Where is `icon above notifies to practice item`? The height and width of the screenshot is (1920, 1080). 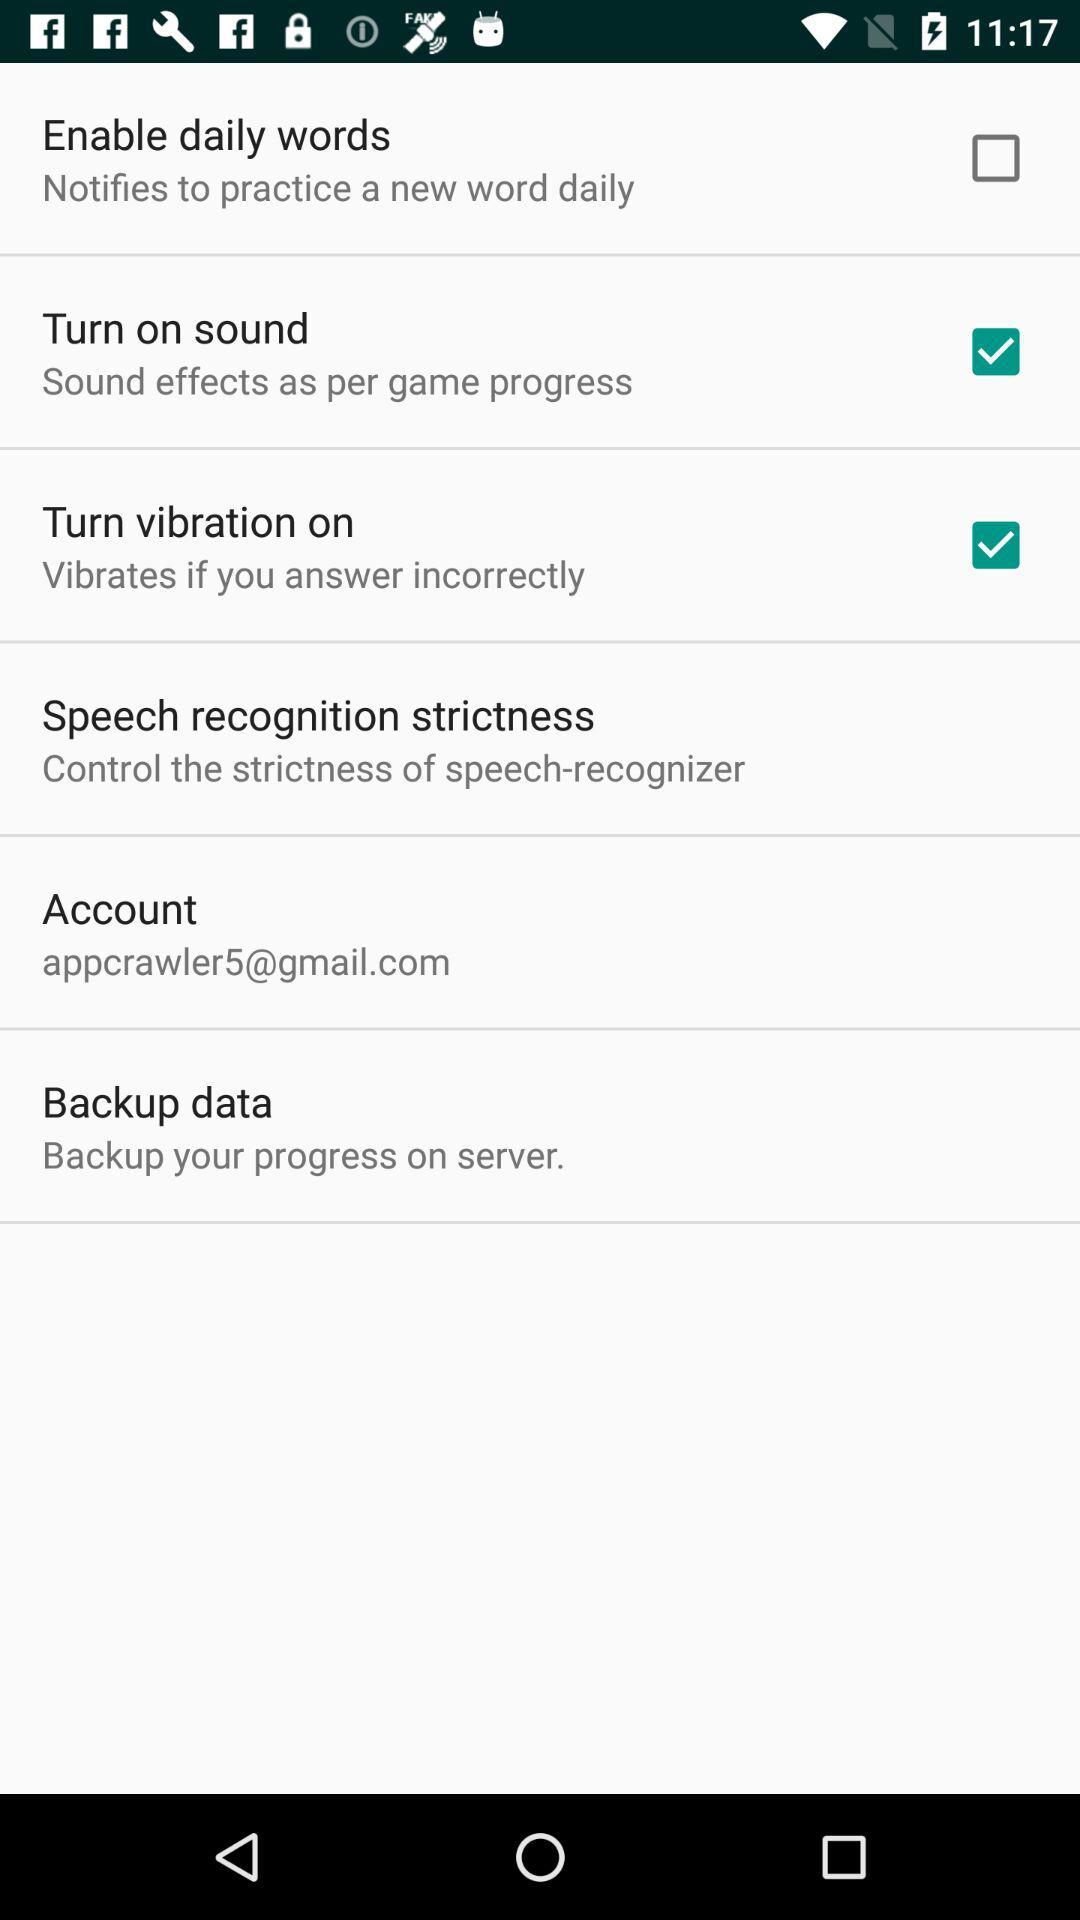 icon above notifies to practice item is located at coordinates (216, 132).